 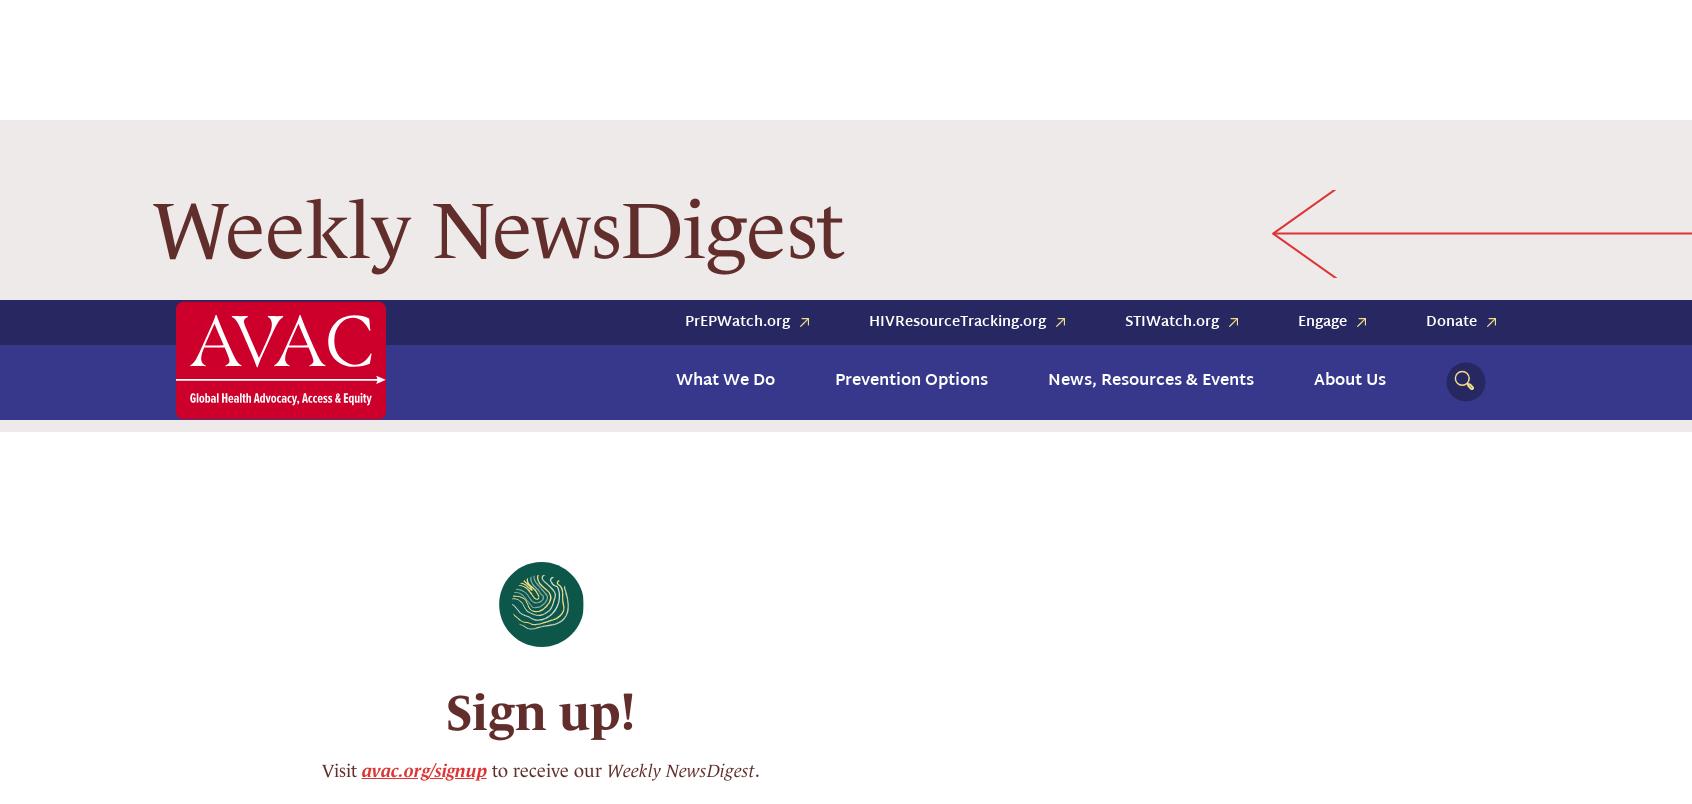 I want to click on 'Visit', so click(x=319, y=410).